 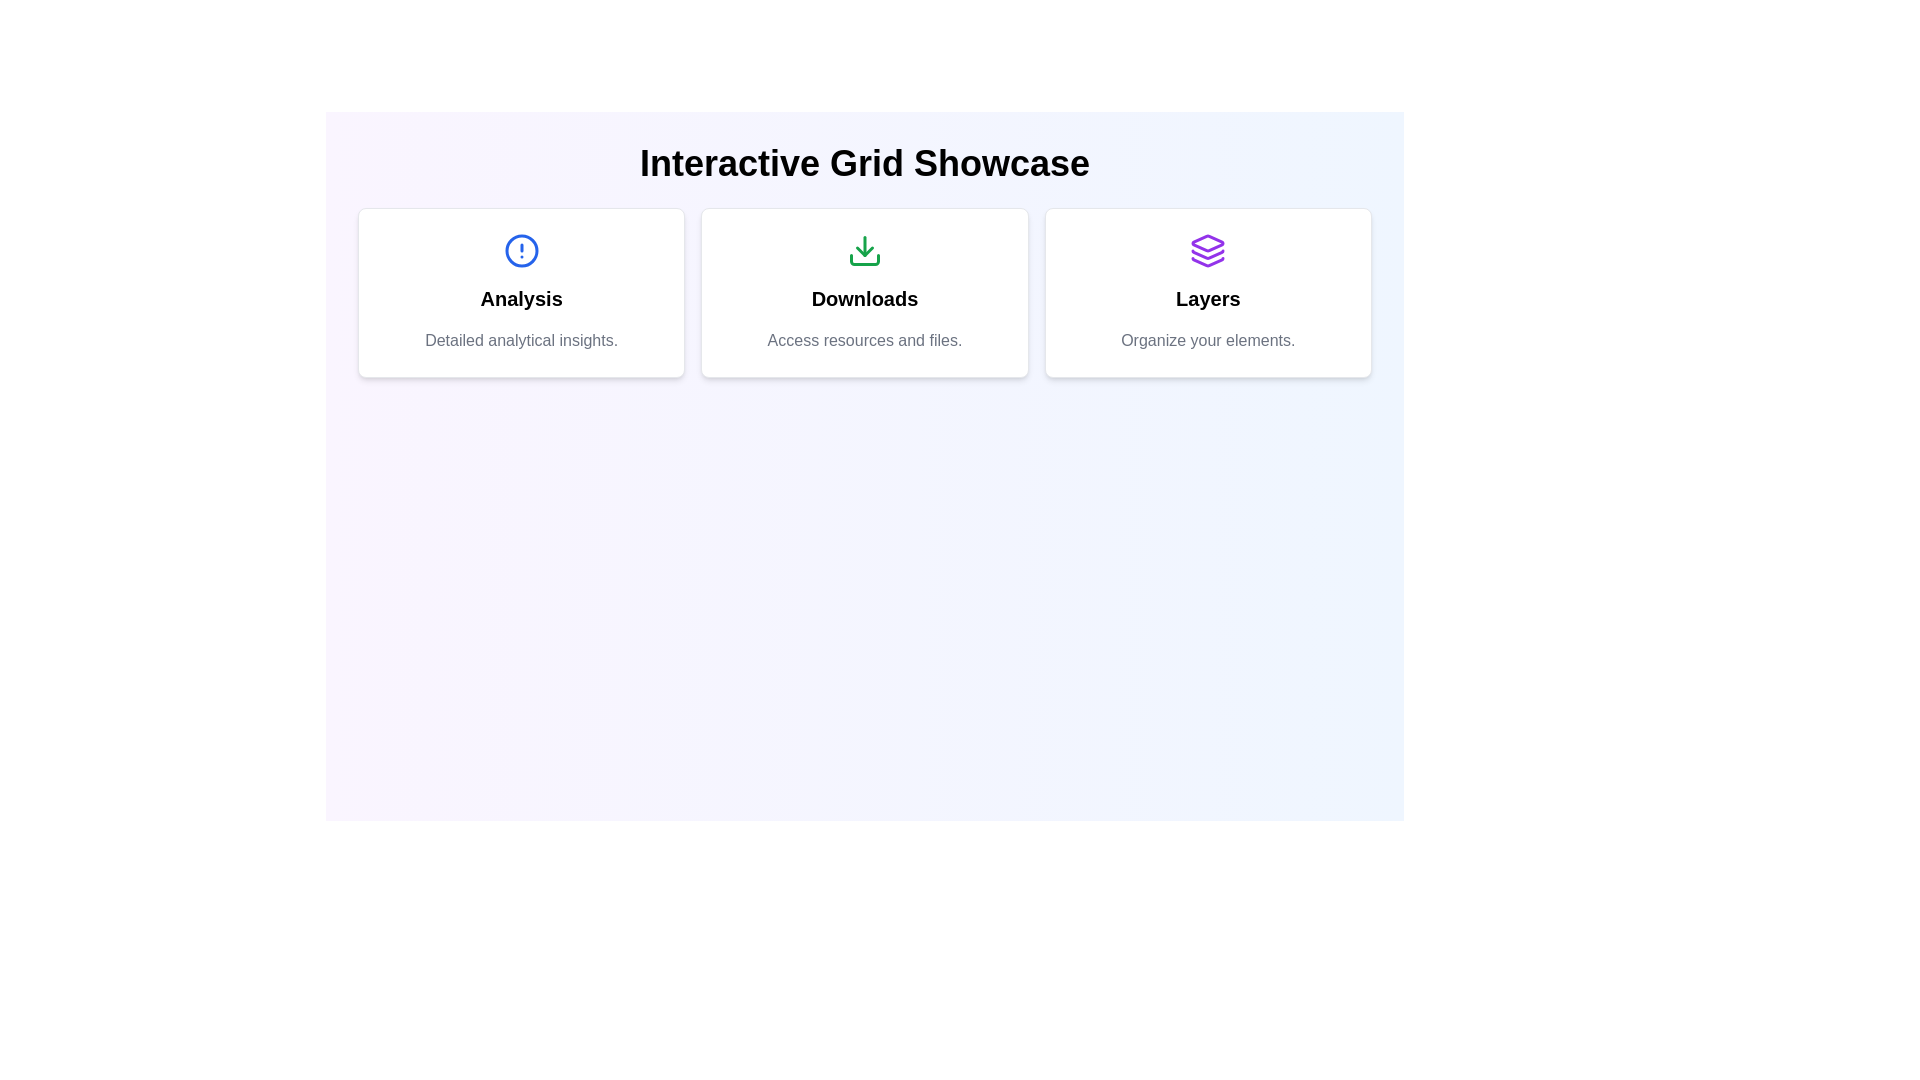 What do you see at coordinates (521, 249) in the screenshot?
I see `the alert icon located at the top center of the 'Analysis' card within the 'Interactive Grid Showcase' section for information` at bounding box center [521, 249].